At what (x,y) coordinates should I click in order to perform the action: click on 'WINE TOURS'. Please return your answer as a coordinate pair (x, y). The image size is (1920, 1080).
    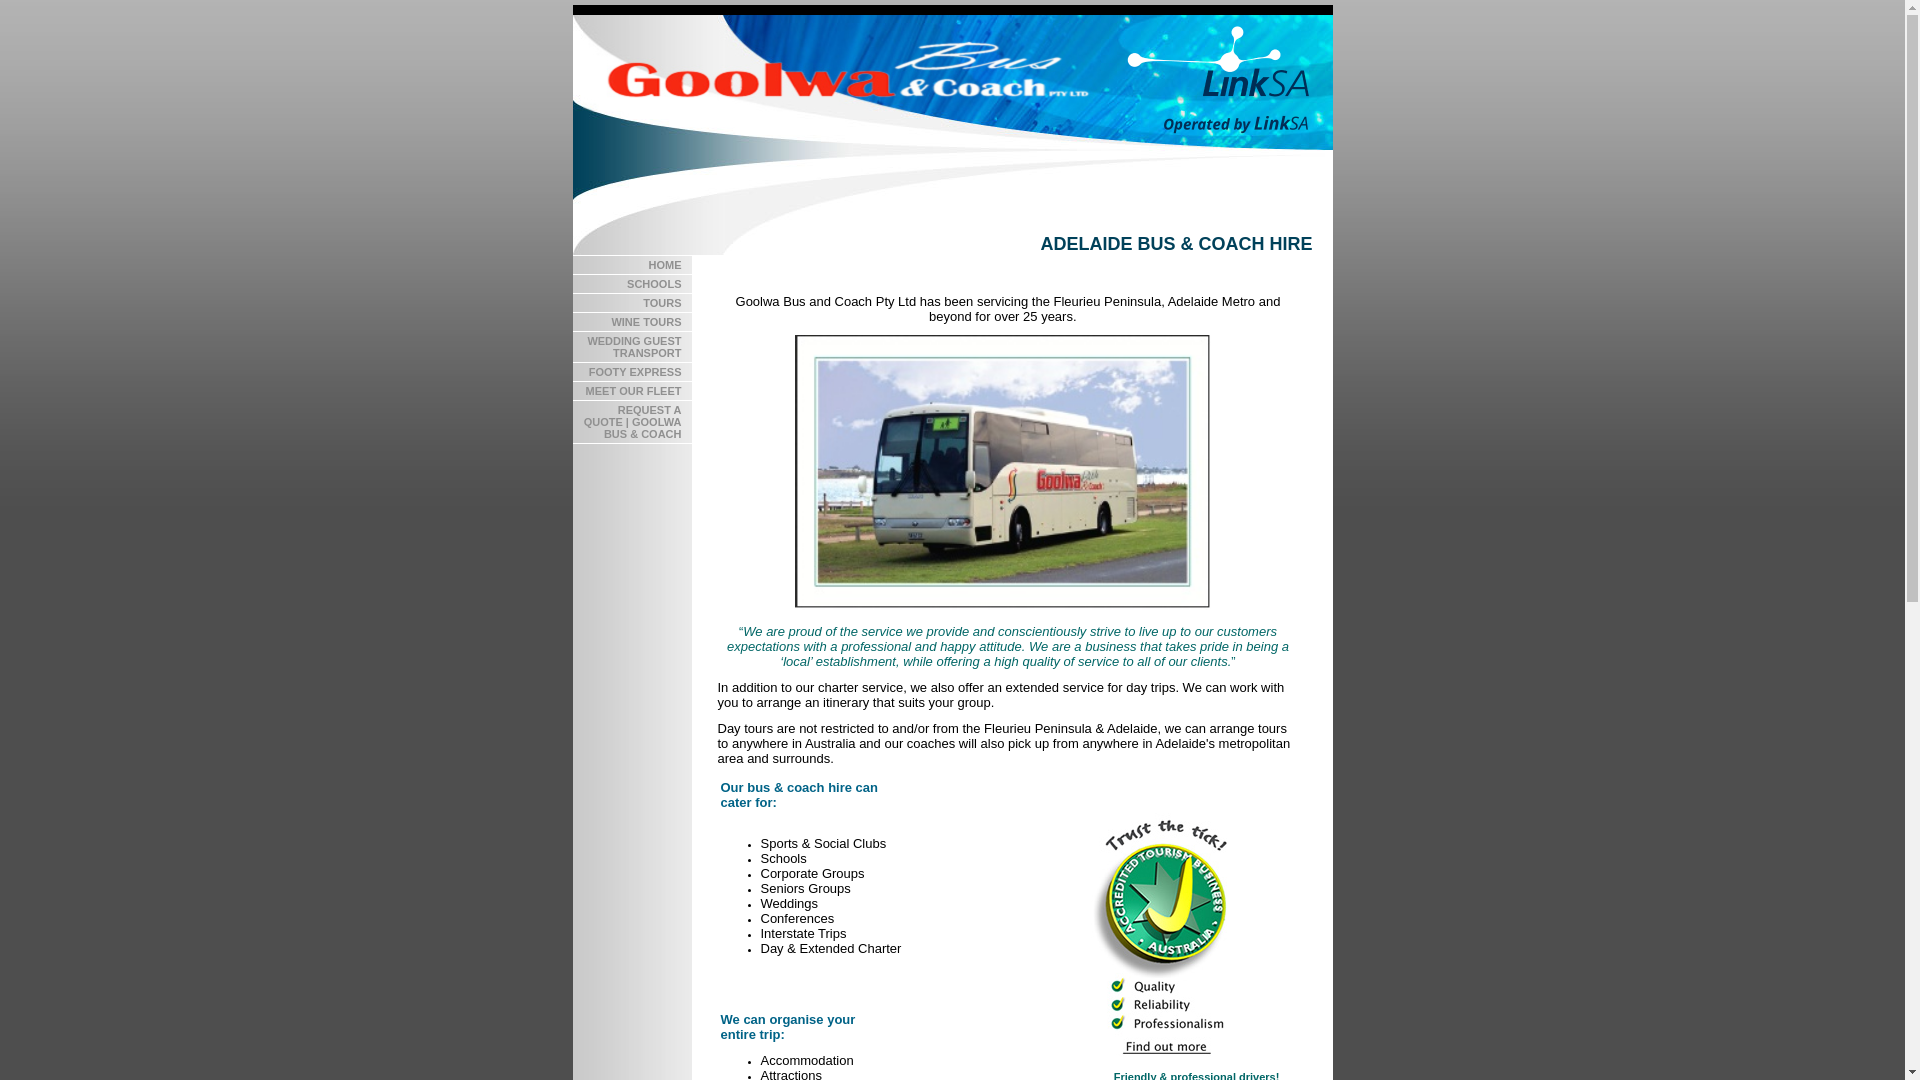
    Looking at the image, I should click on (630, 321).